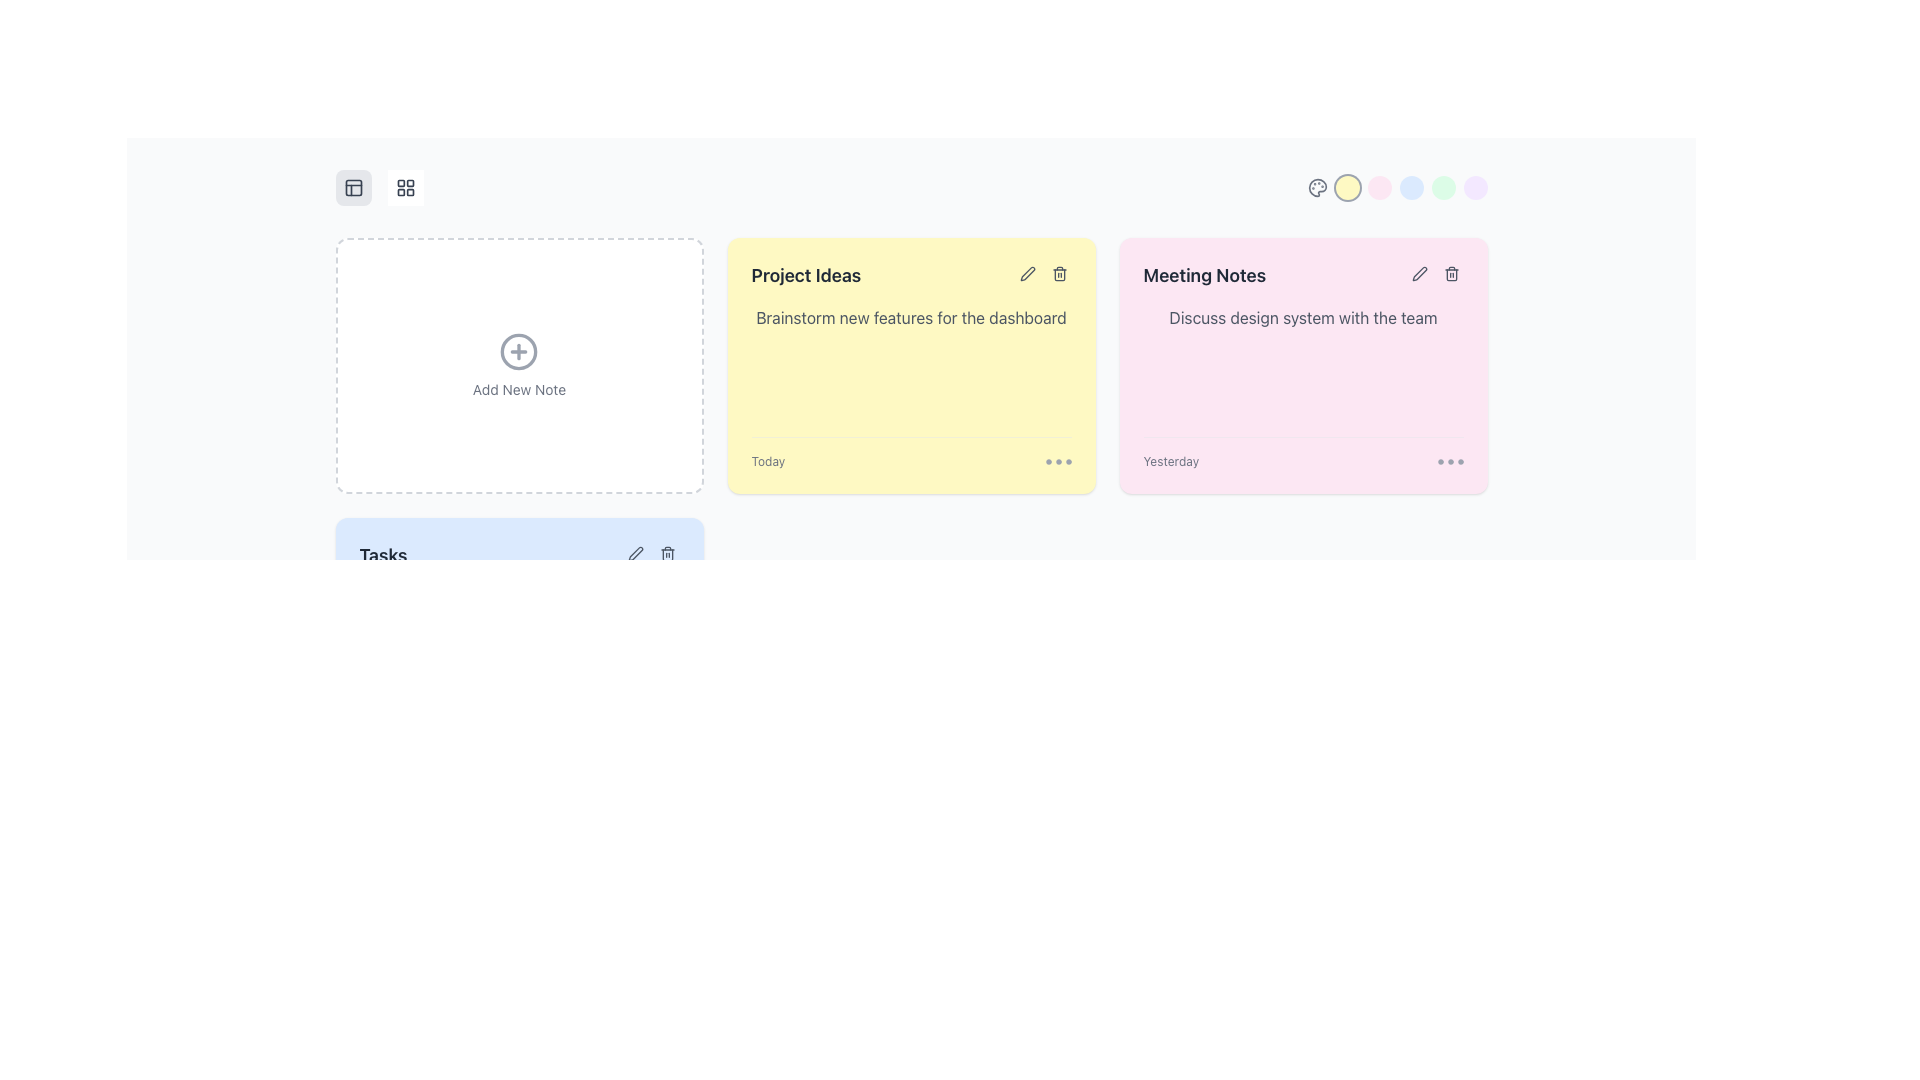 The image size is (1920, 1080). I want to click on the last circular button in the sequence of six icons located in the top-right section of the interface, so click(1475, 188).